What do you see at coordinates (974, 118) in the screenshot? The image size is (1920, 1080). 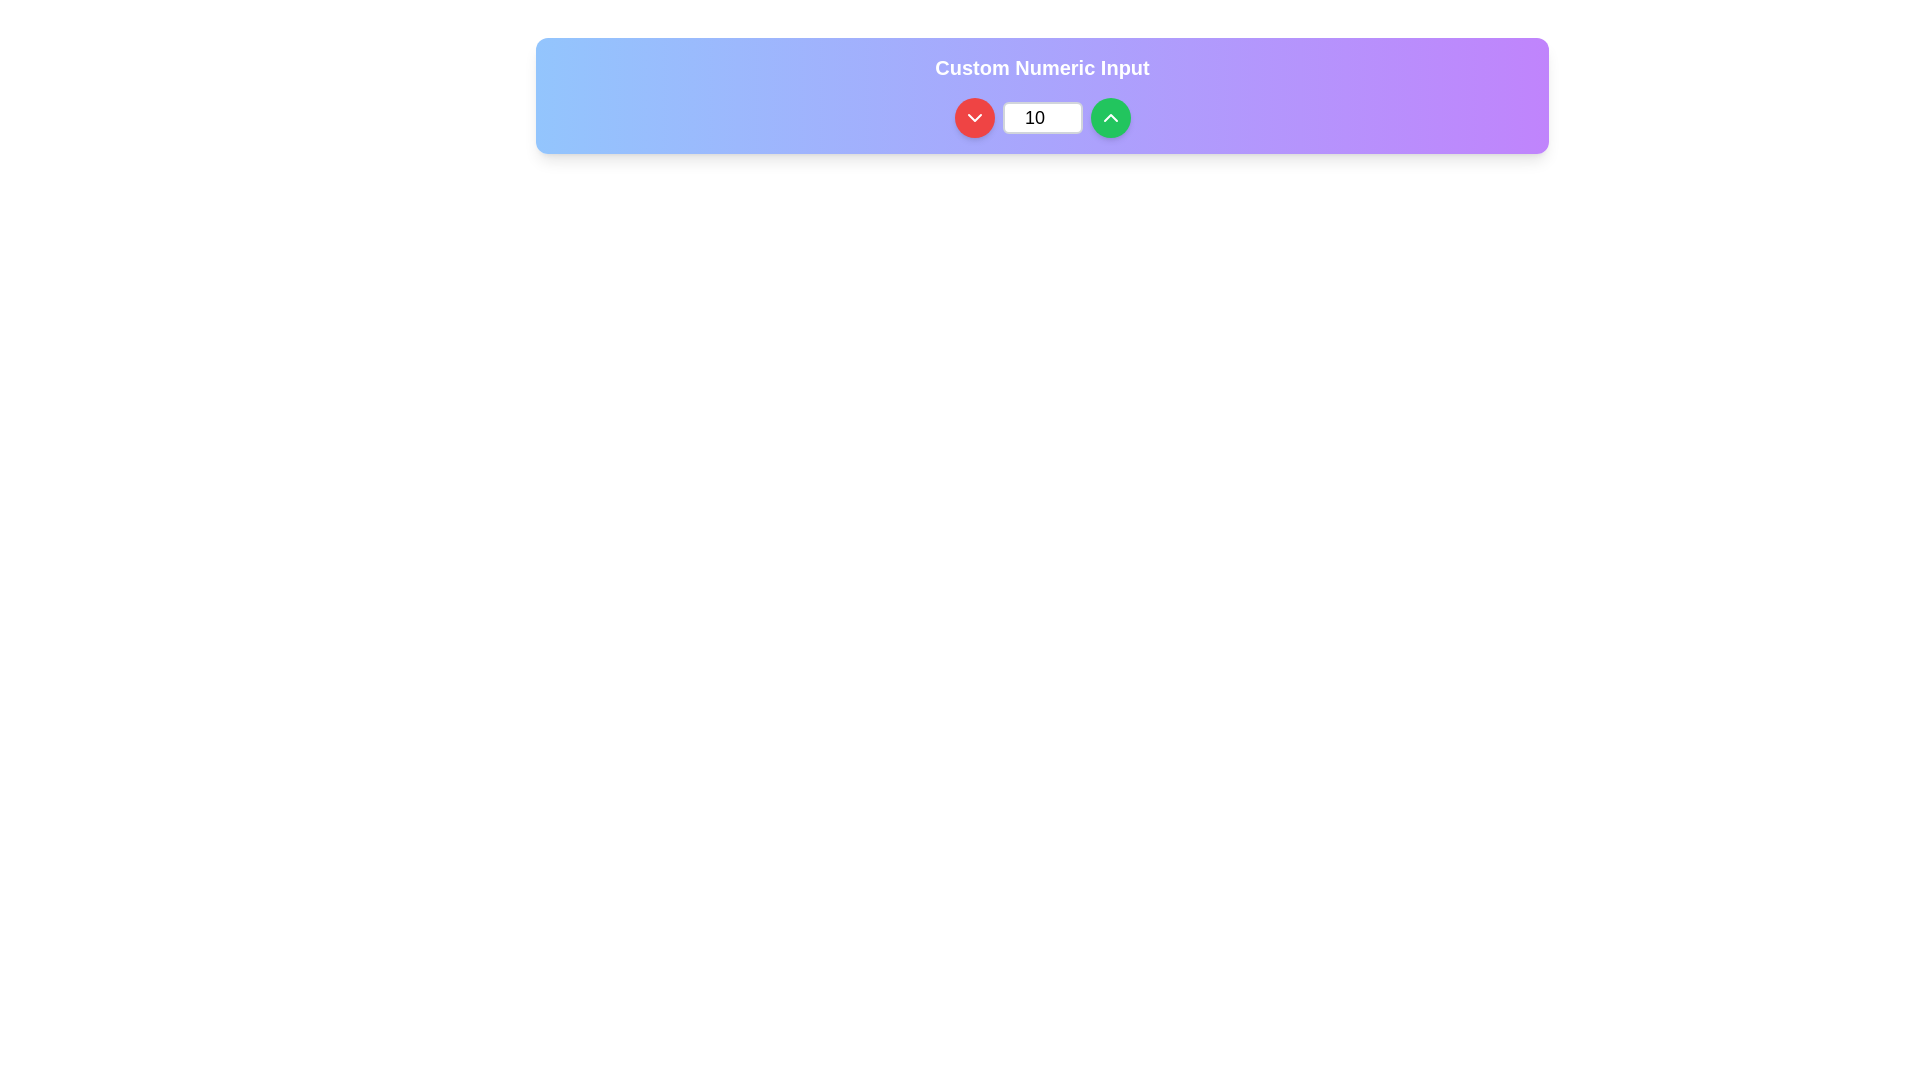 I see `the chevron icon within the red circular button` at bounding box center [974, 118].